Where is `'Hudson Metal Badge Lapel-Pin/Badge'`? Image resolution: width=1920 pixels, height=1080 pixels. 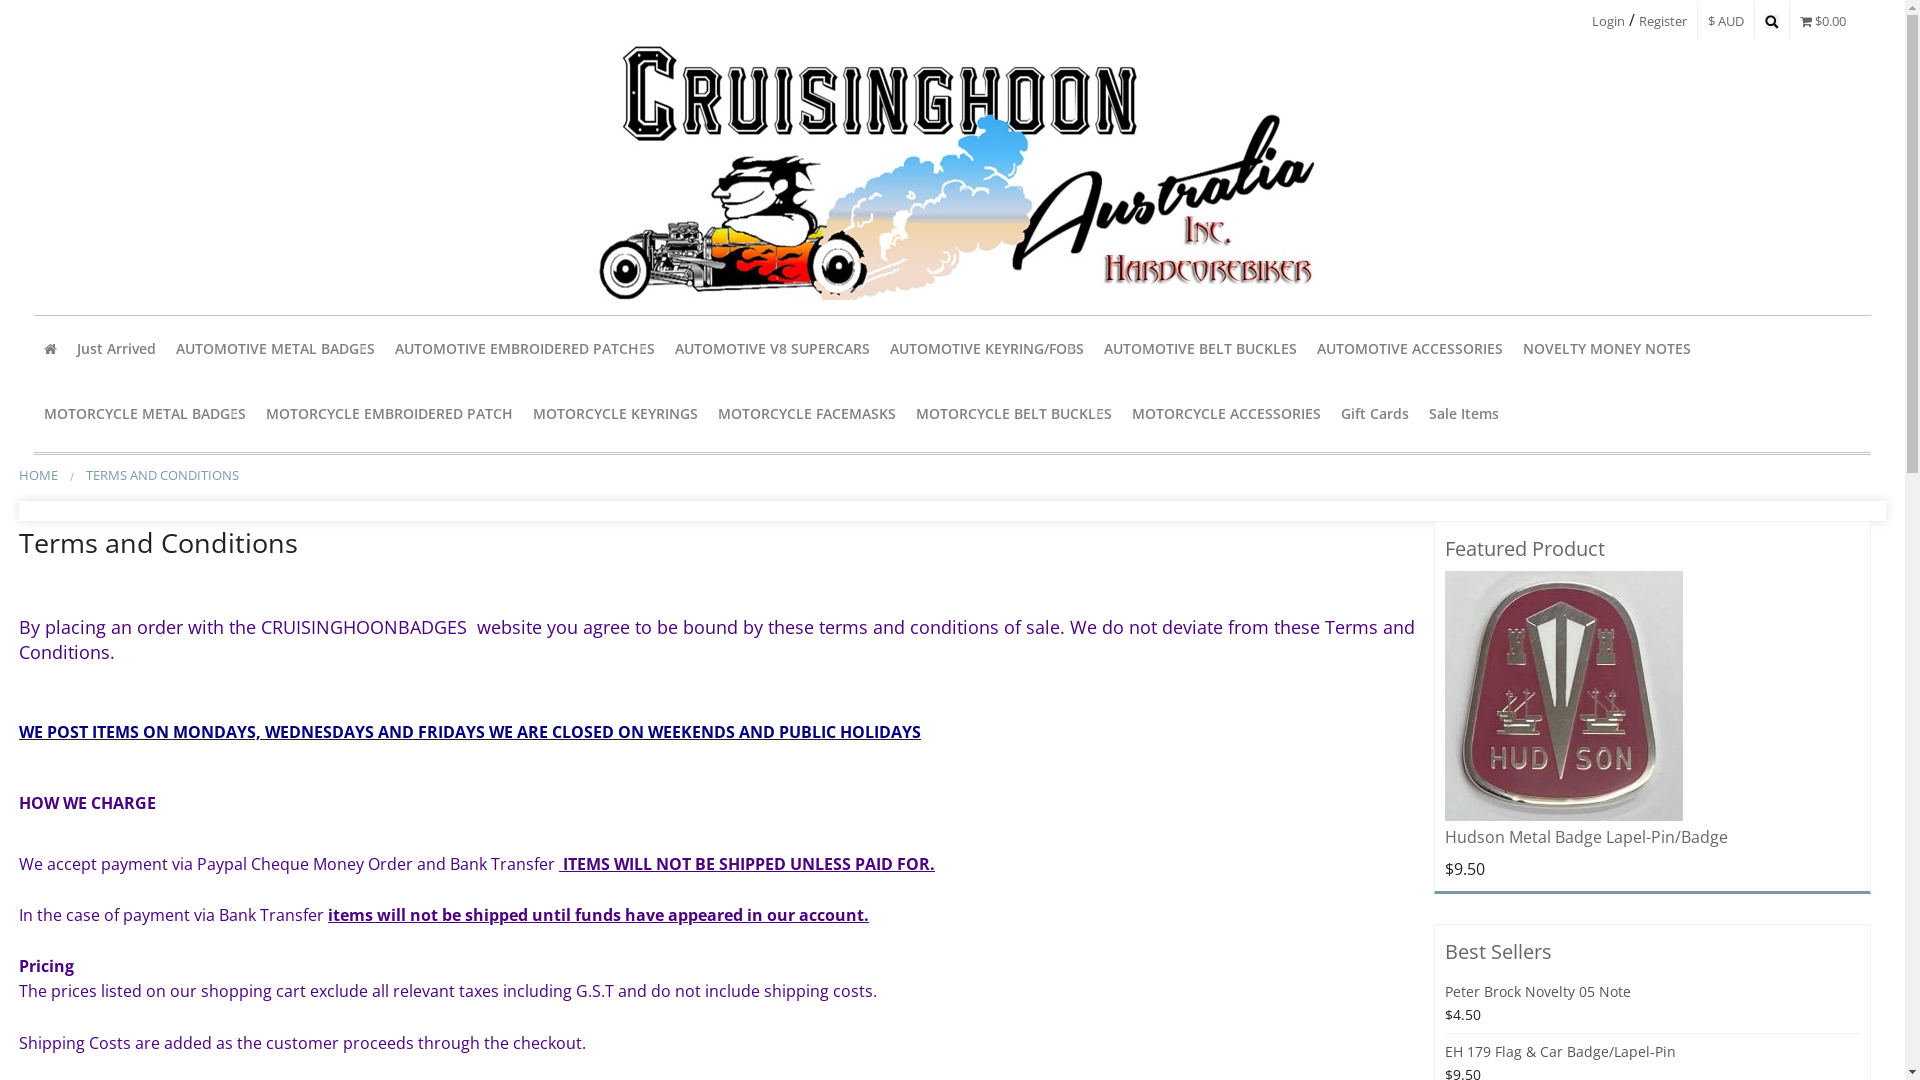
'Hudson Metal Badge Lapel-Pin/Badge' is located at coordinates (1444, 694).